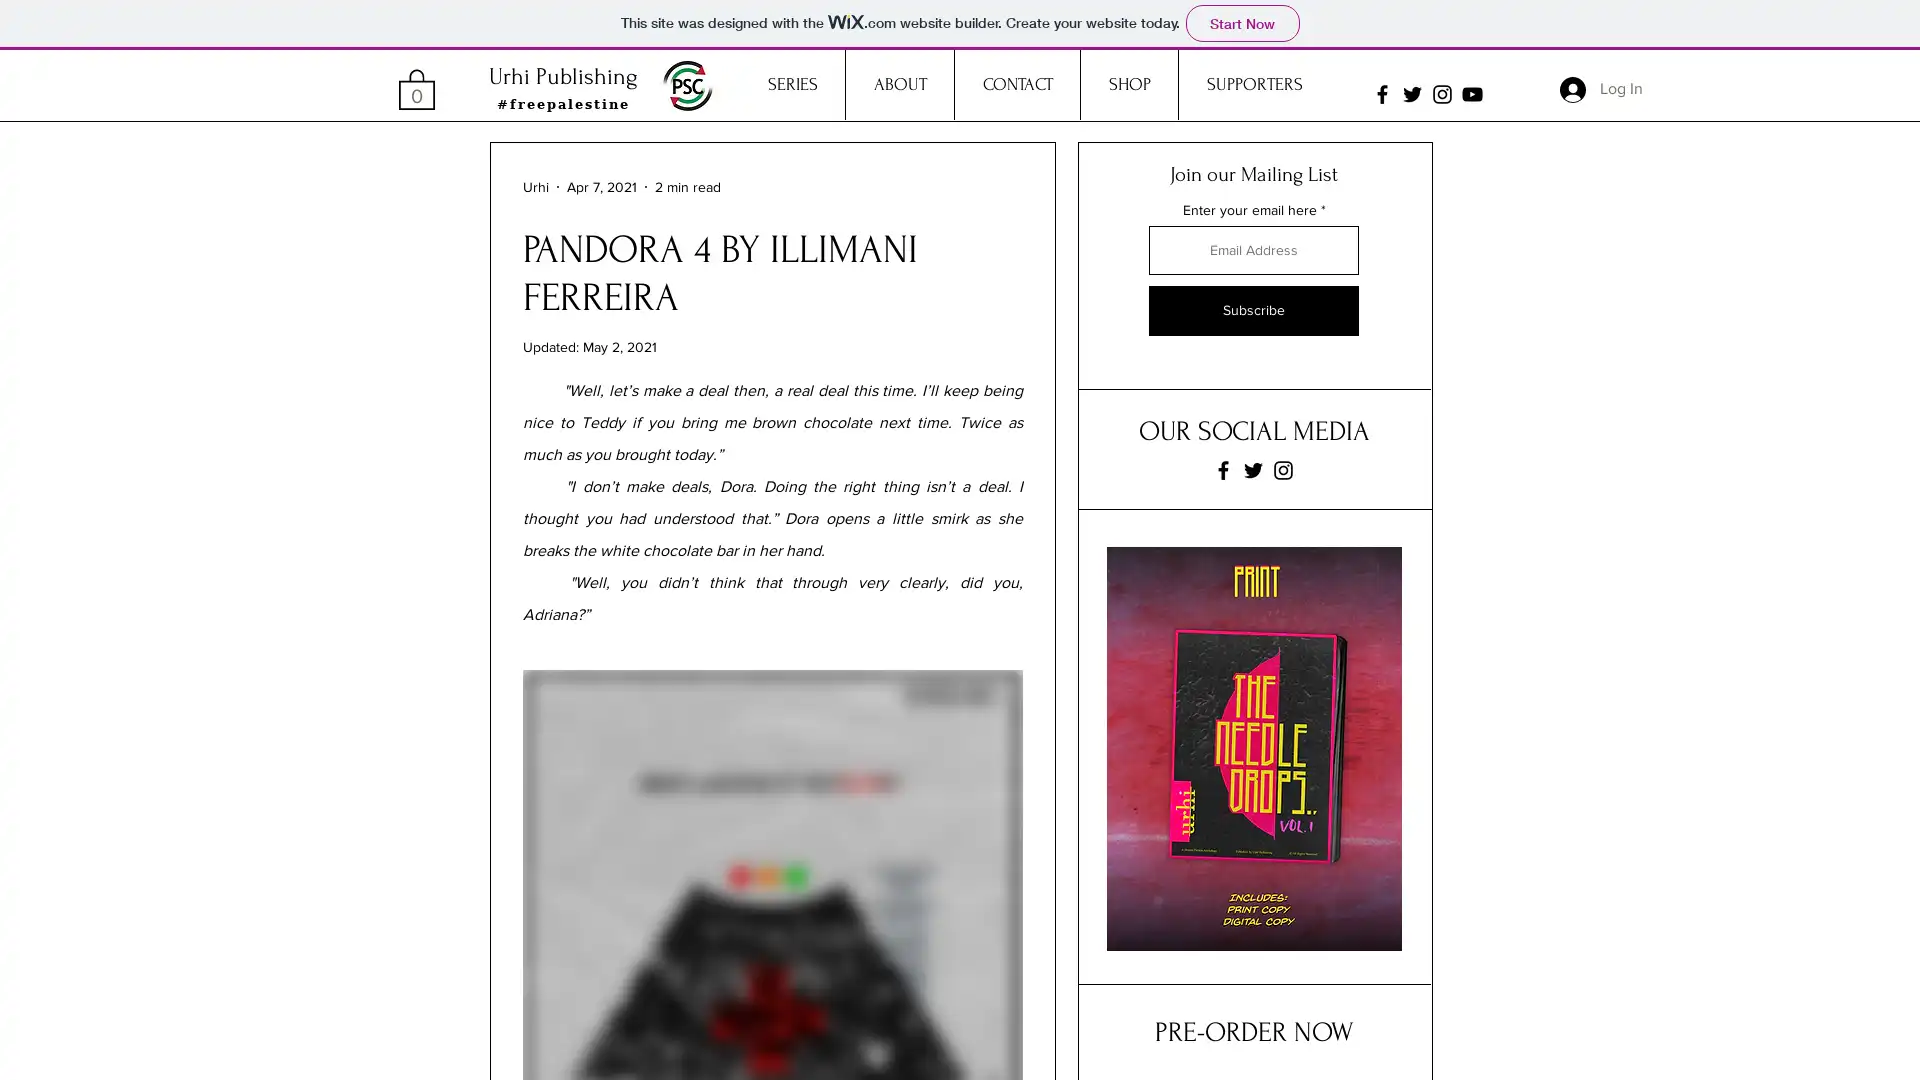  What do you see at coordinates (1730, 1047) in the screenshot?
I see `Settings` at bounding box center [1730, 1047].